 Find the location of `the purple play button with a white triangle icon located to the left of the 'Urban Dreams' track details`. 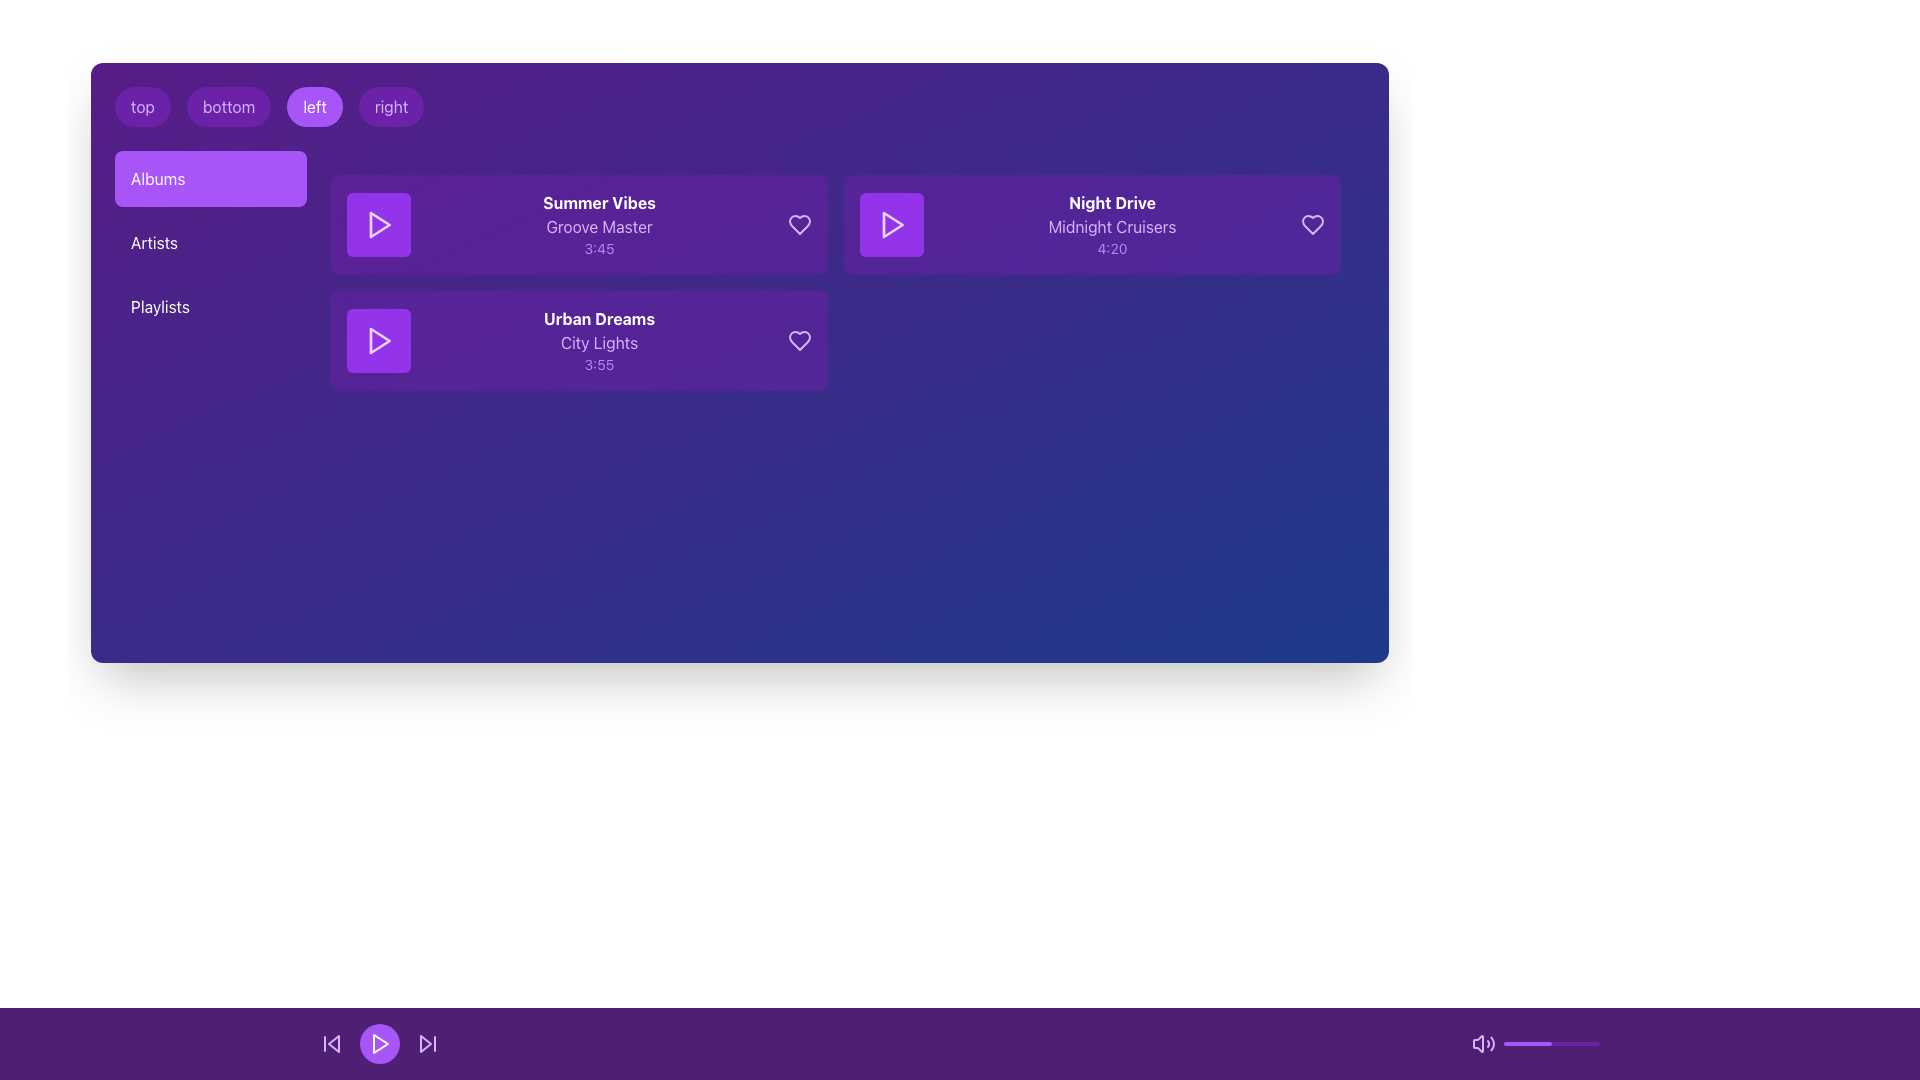

the purple play button with a white triangle icon located to the left of the 'Urban Dreams' track details is located at coordinates (379, 339).